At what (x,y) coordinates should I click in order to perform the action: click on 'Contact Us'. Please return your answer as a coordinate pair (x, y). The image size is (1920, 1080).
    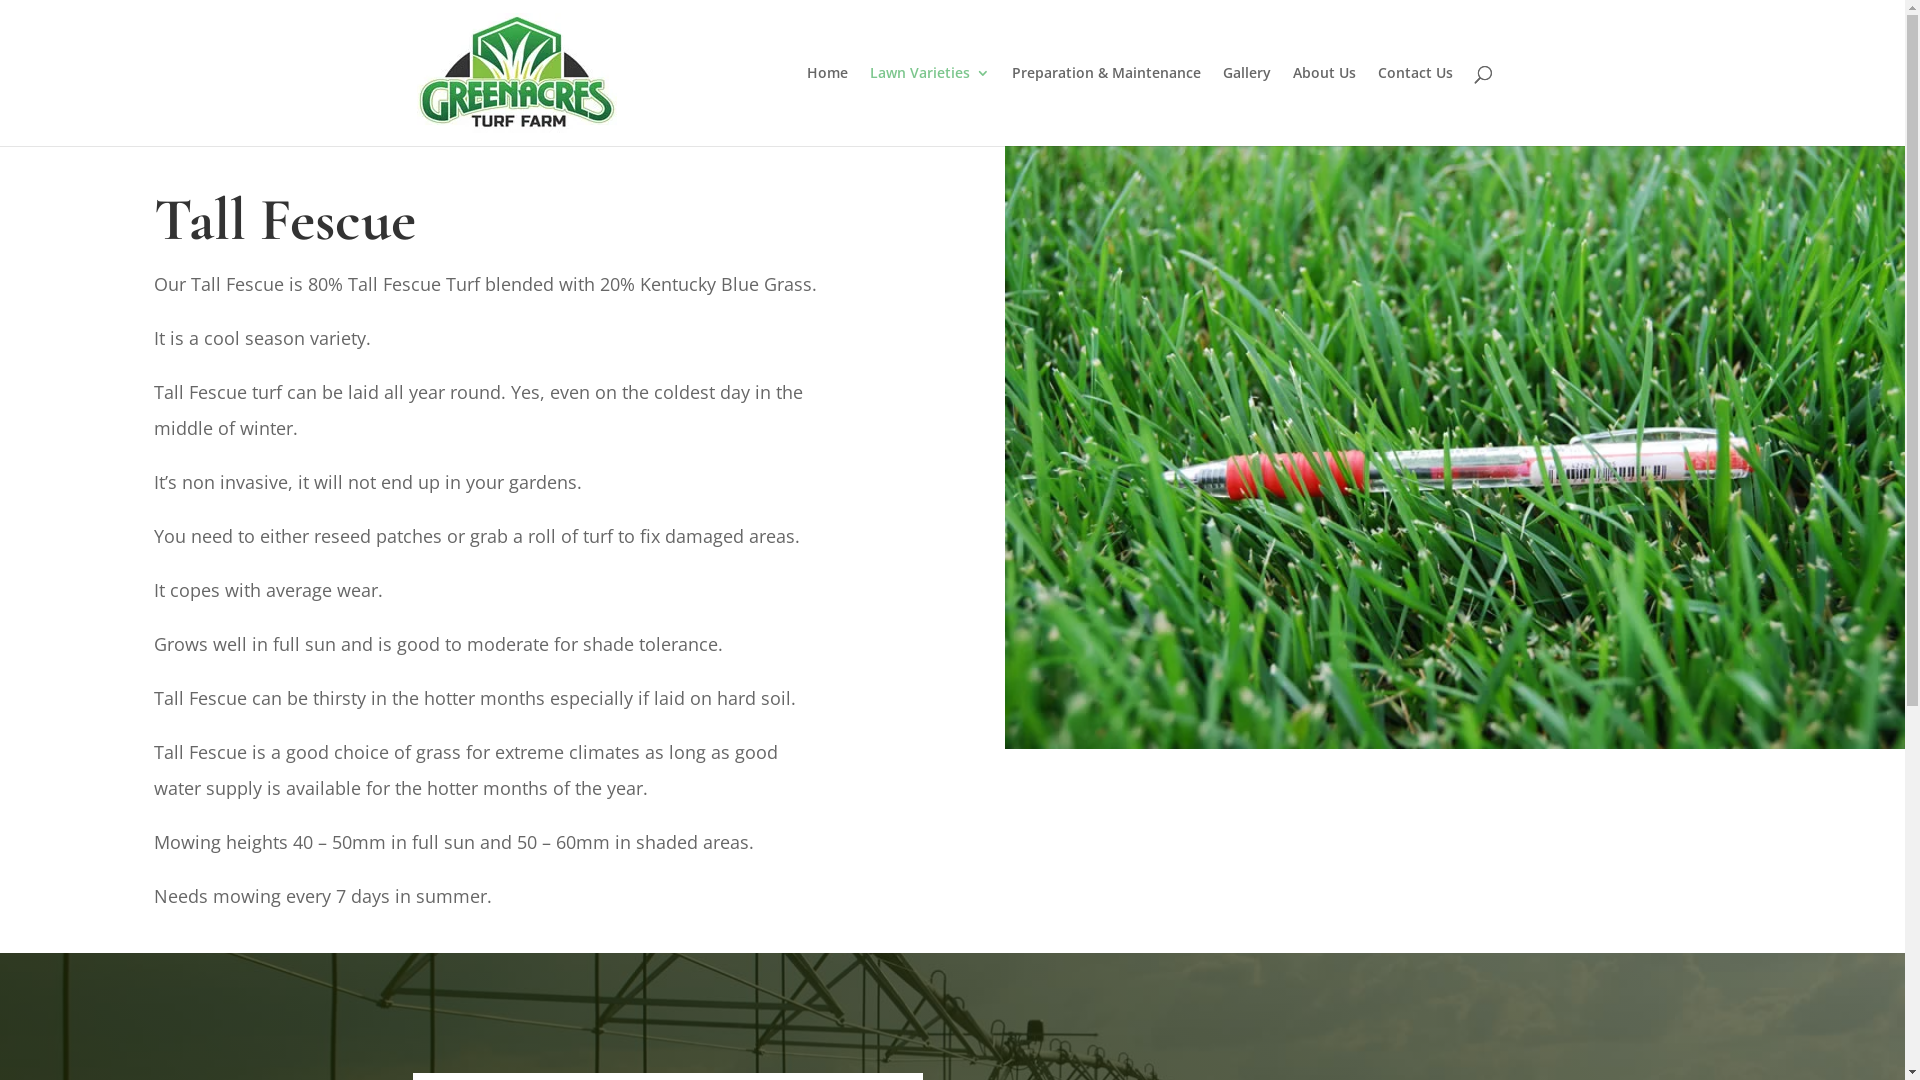
    Looking at the image, I should click on (1414, 105).